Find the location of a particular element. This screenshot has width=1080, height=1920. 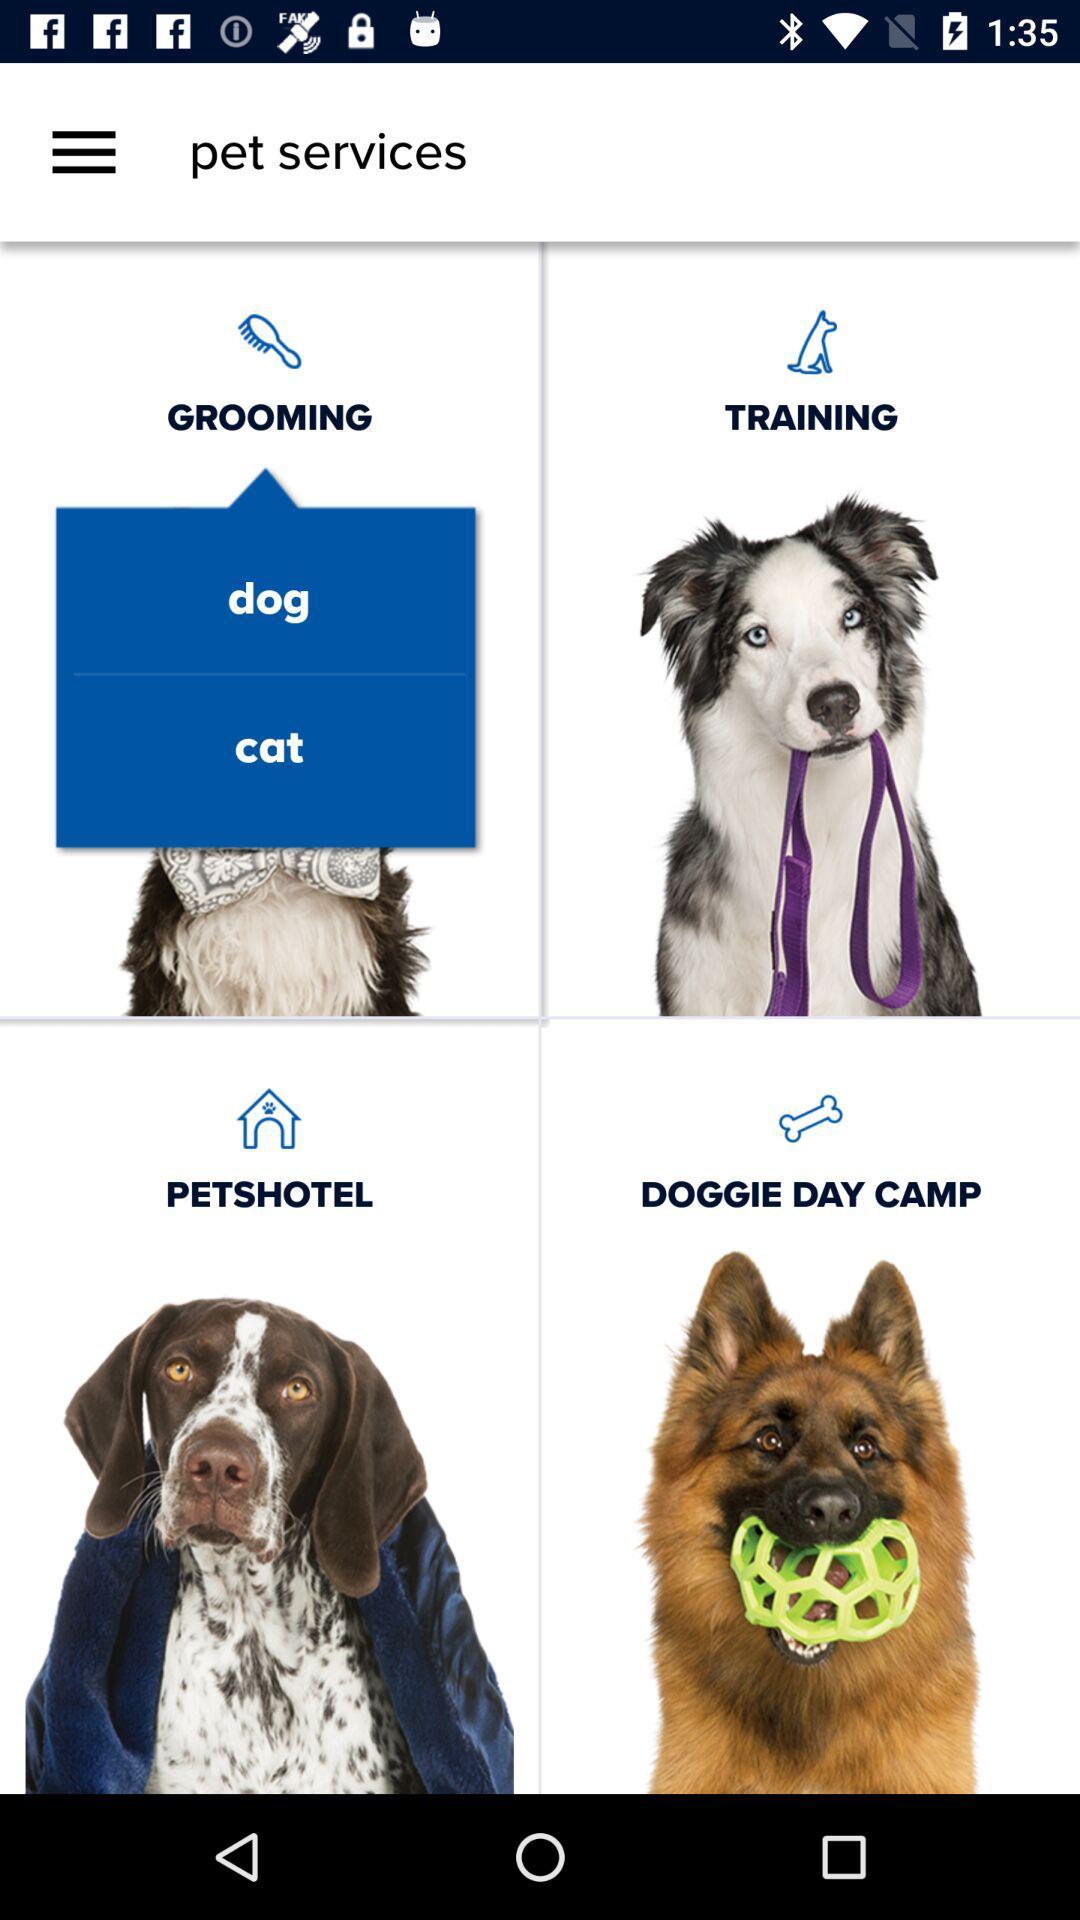

item next to the pet services item is located at coordinates (83, 151).